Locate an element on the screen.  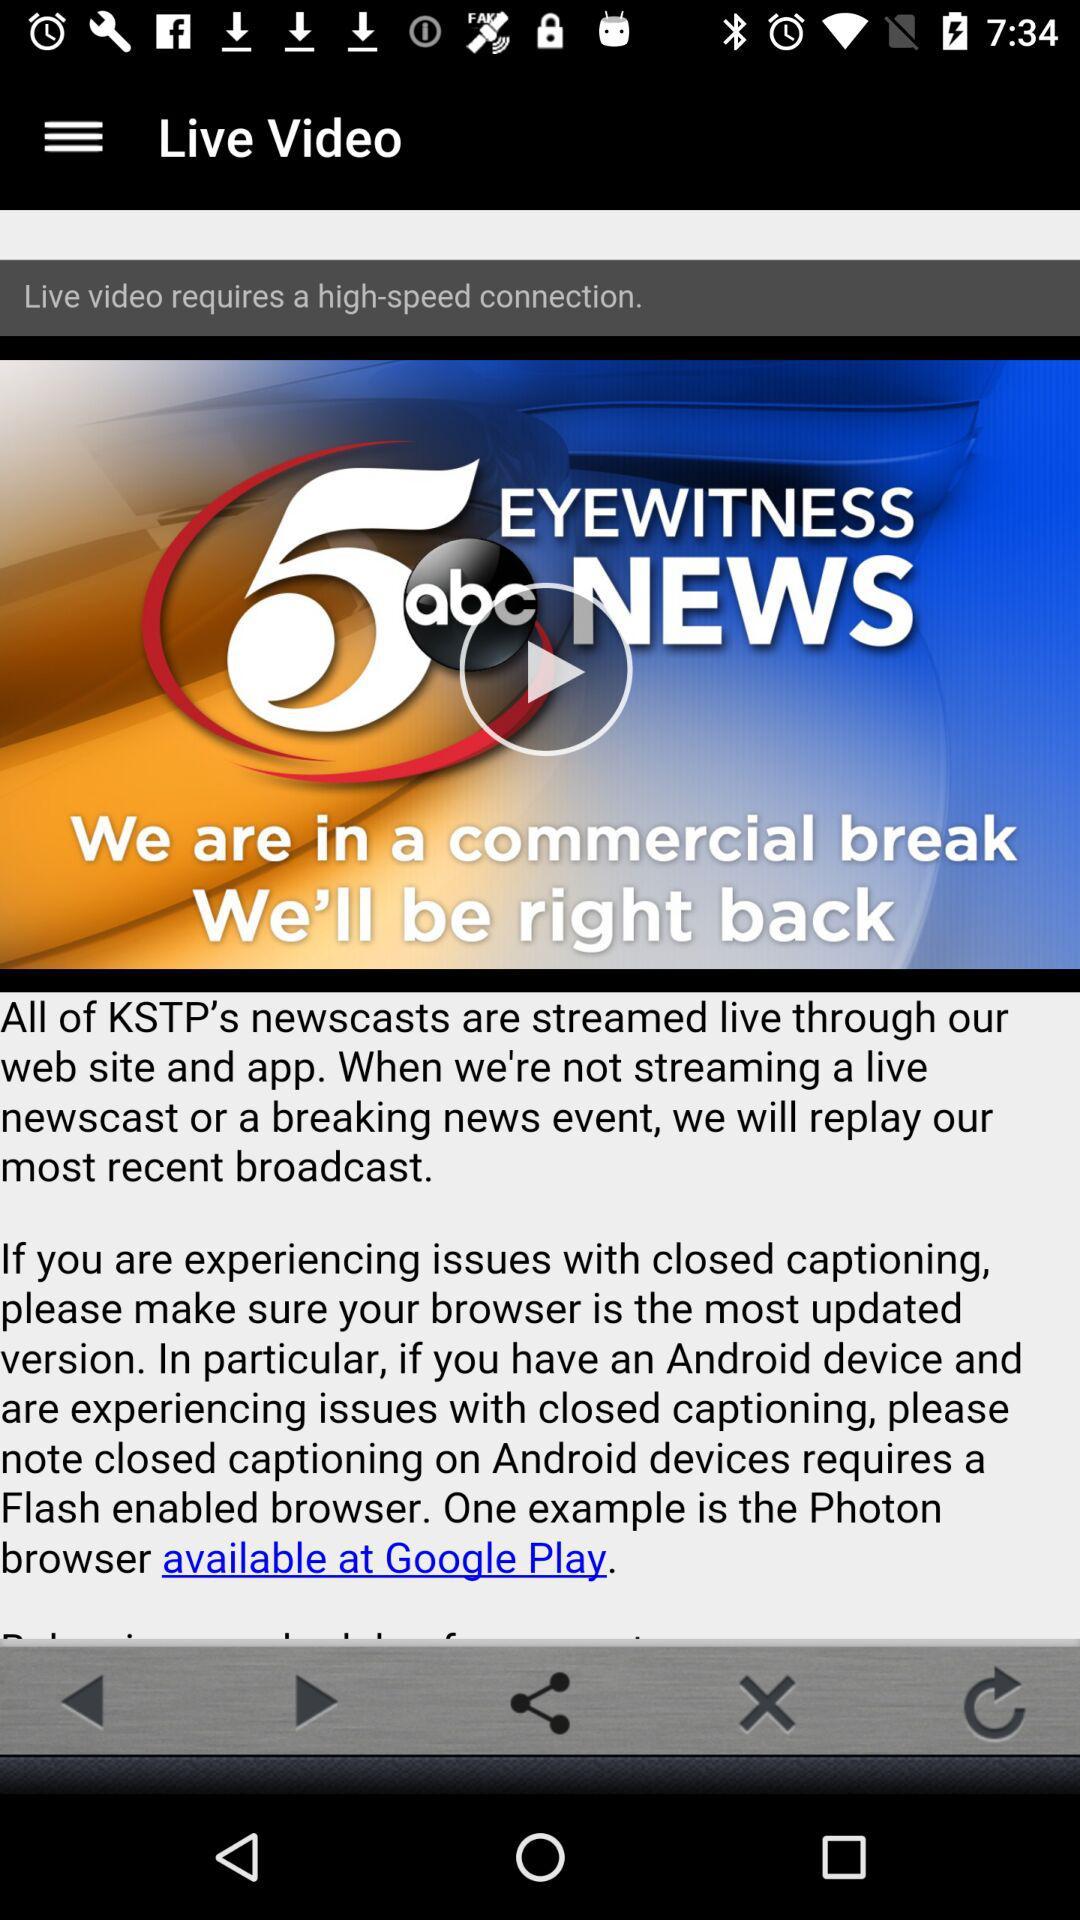
the arrow_backward icon is located at coordinates (84, 1702).